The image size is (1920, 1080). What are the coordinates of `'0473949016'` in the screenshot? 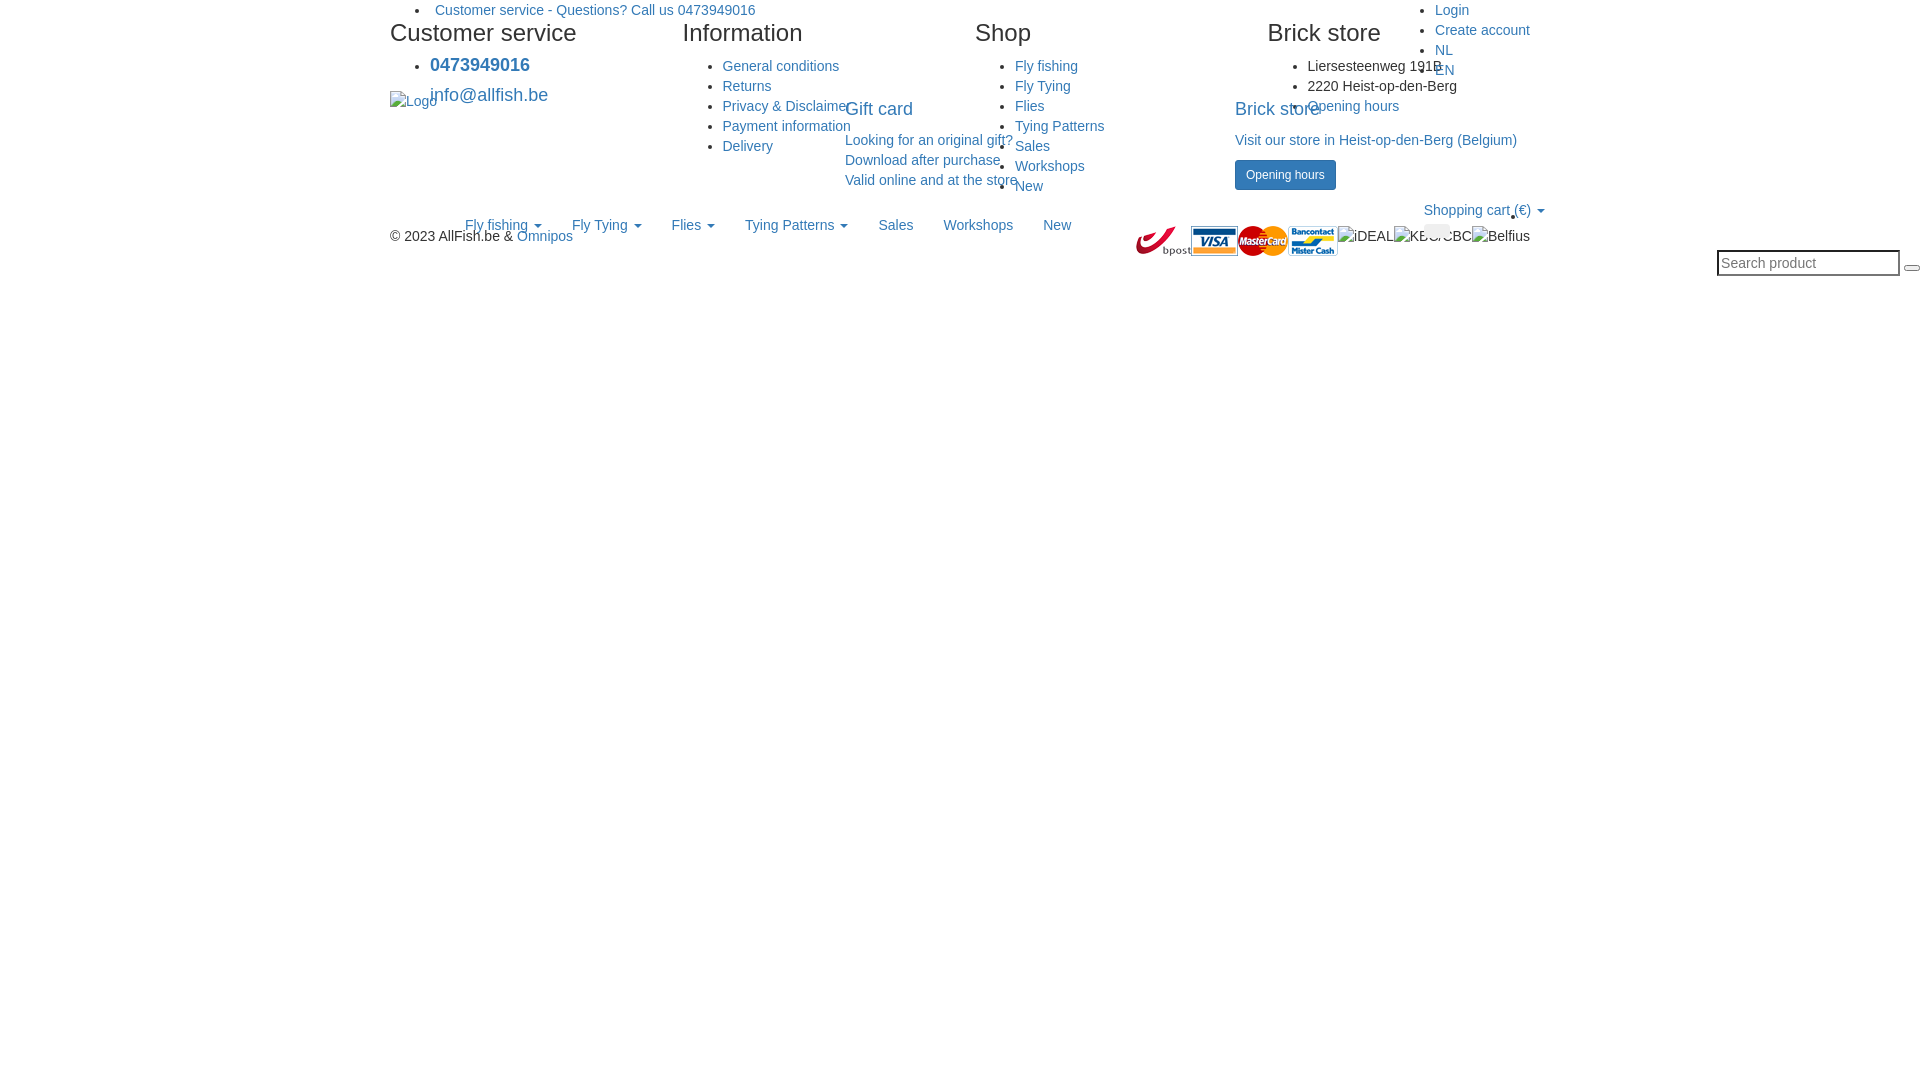 It's located at (480, 64).